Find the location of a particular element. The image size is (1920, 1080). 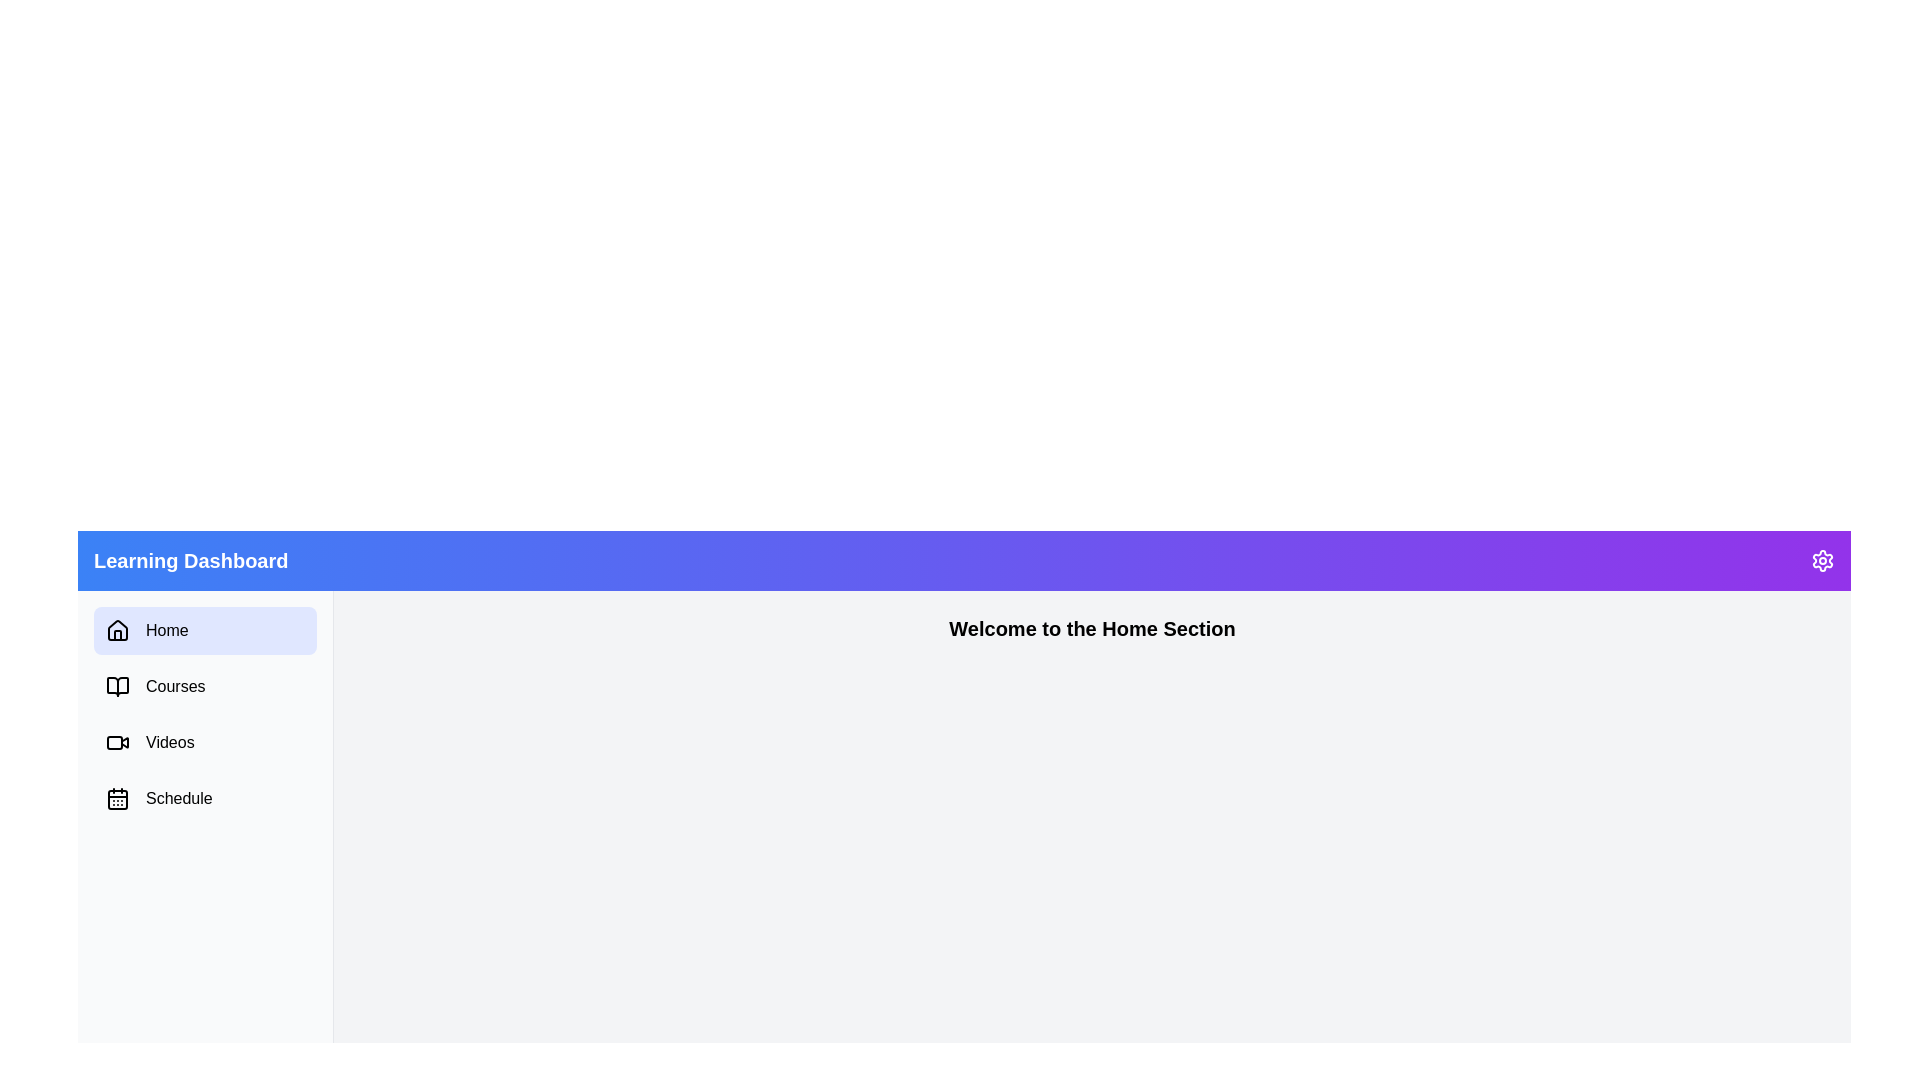

the triangular play button icon in the sidebar navigation menu next to the 'Videos' text label for video playback is located at coordinates (123, 741).